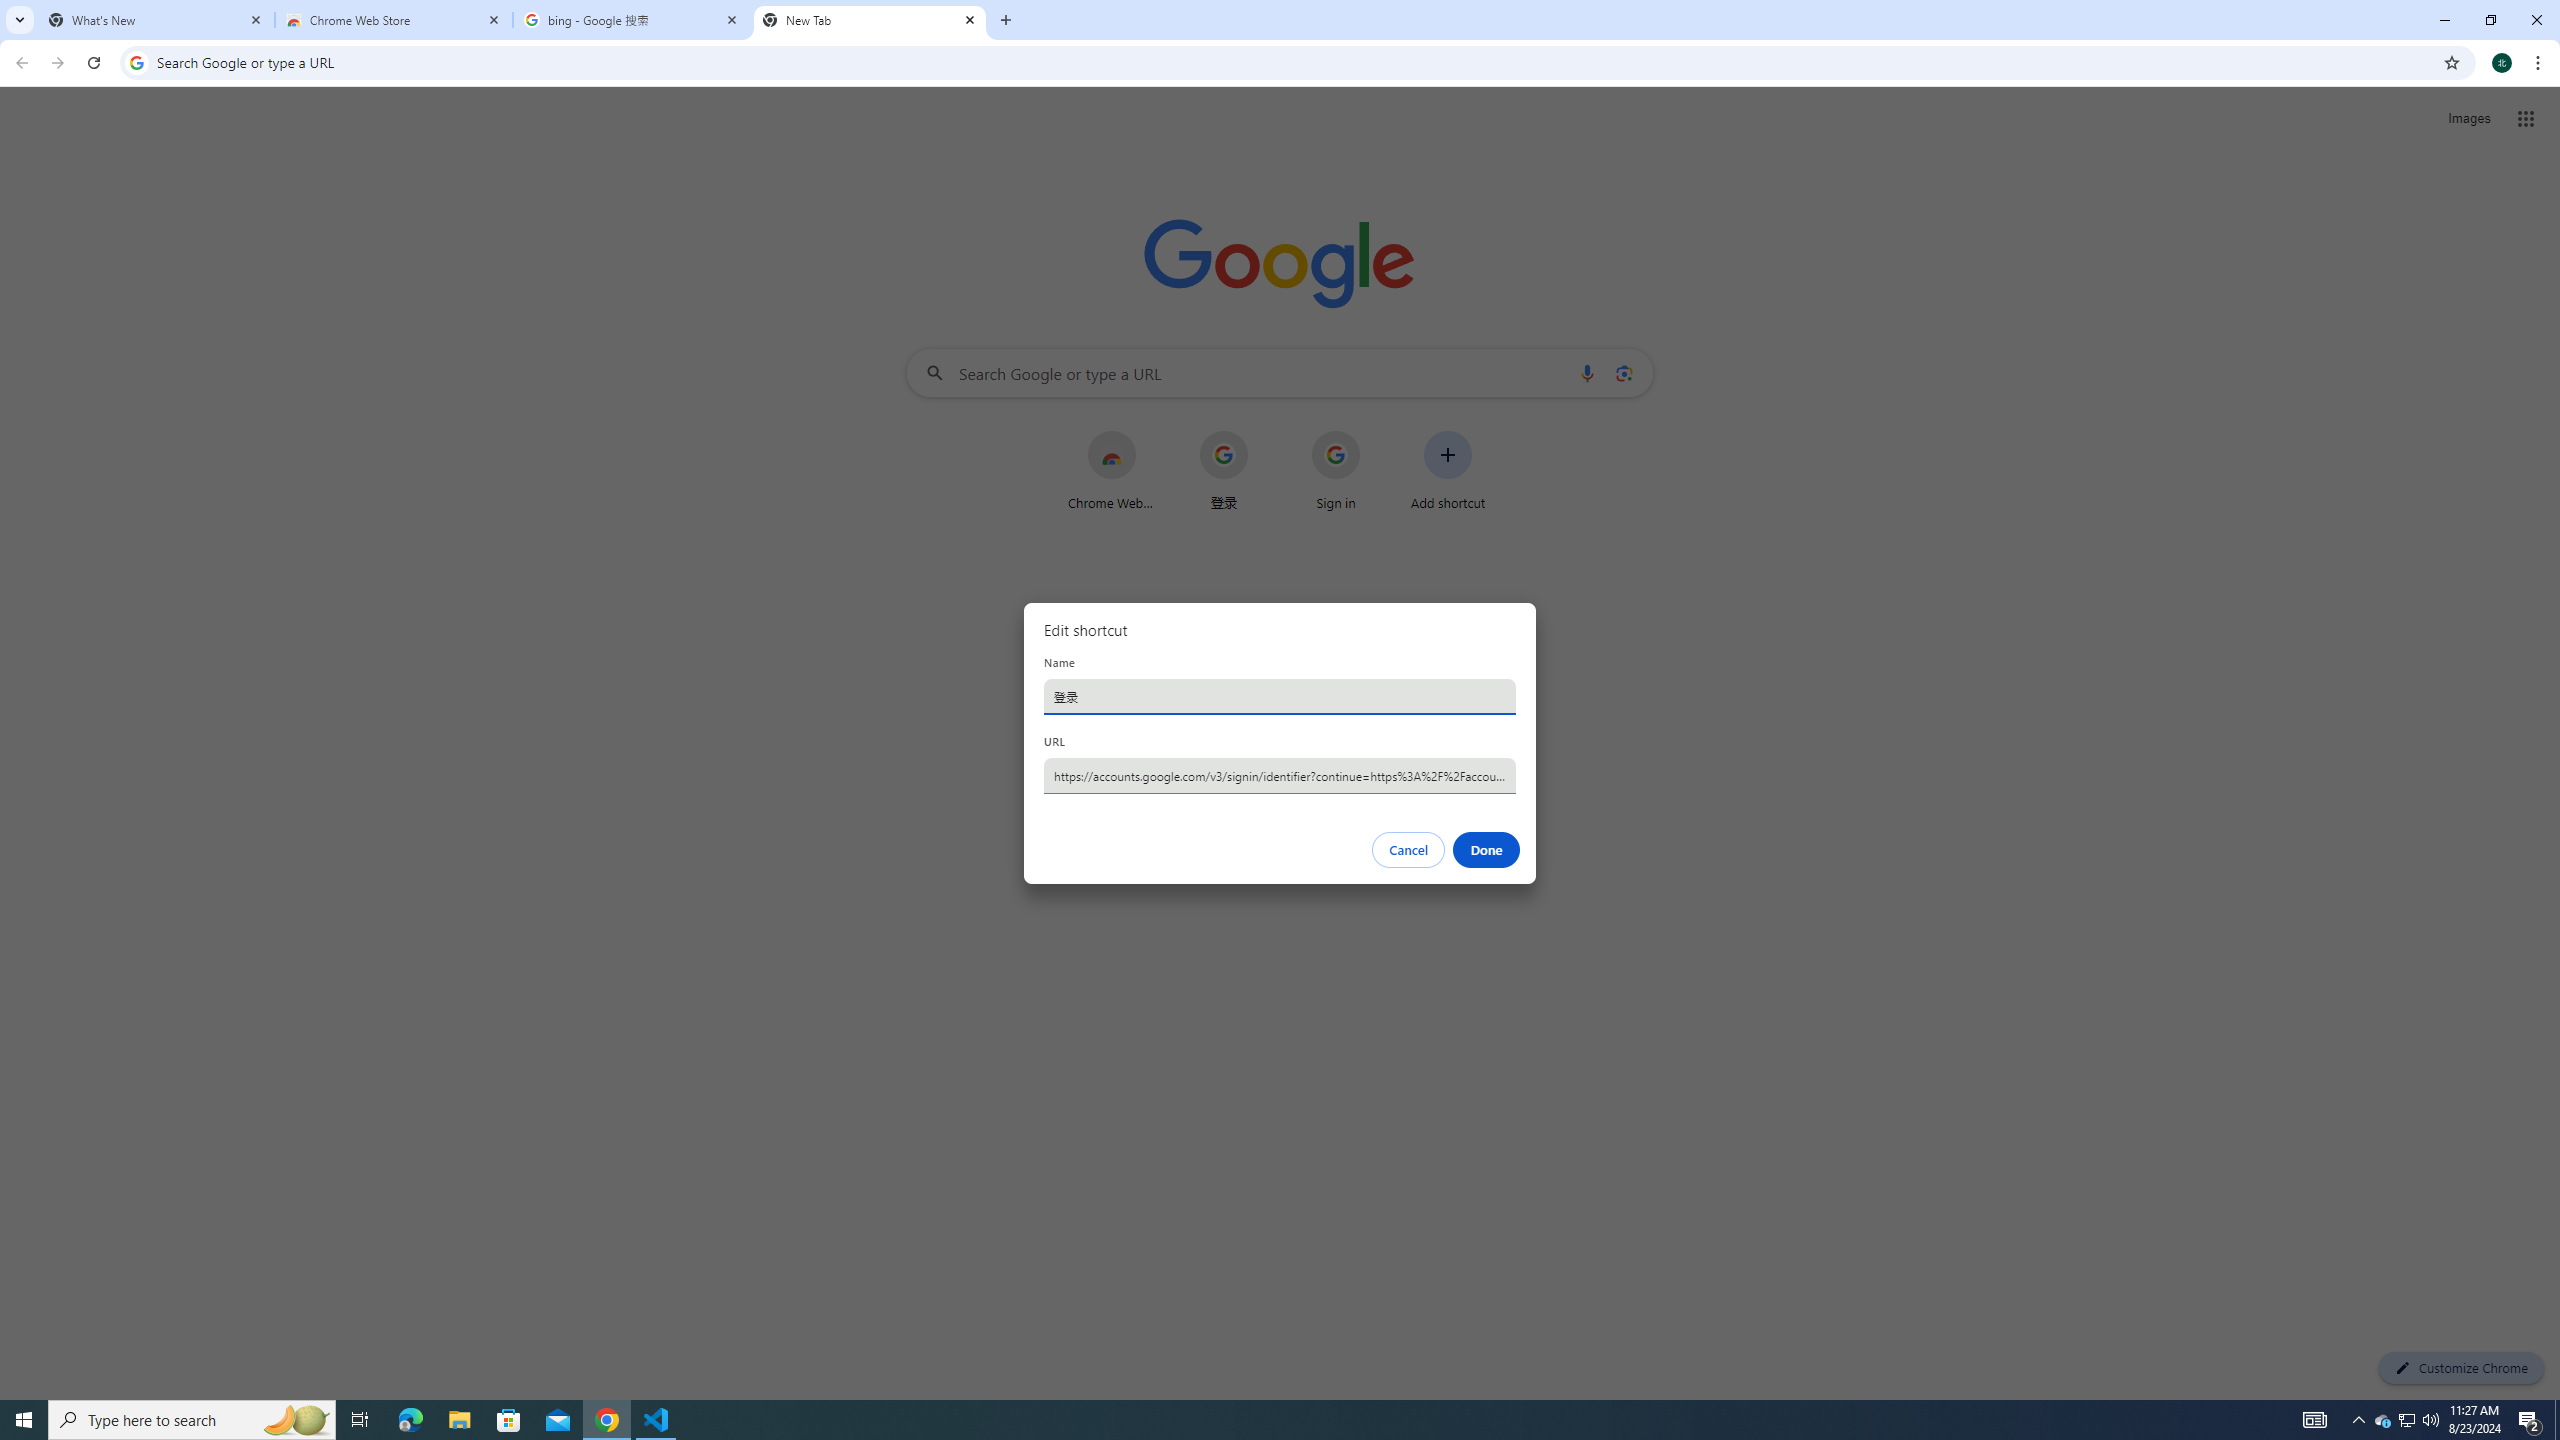 This screenshot has height=1440, width=2560. I want to click on 'Chrome Web Store', so click(394, 19).